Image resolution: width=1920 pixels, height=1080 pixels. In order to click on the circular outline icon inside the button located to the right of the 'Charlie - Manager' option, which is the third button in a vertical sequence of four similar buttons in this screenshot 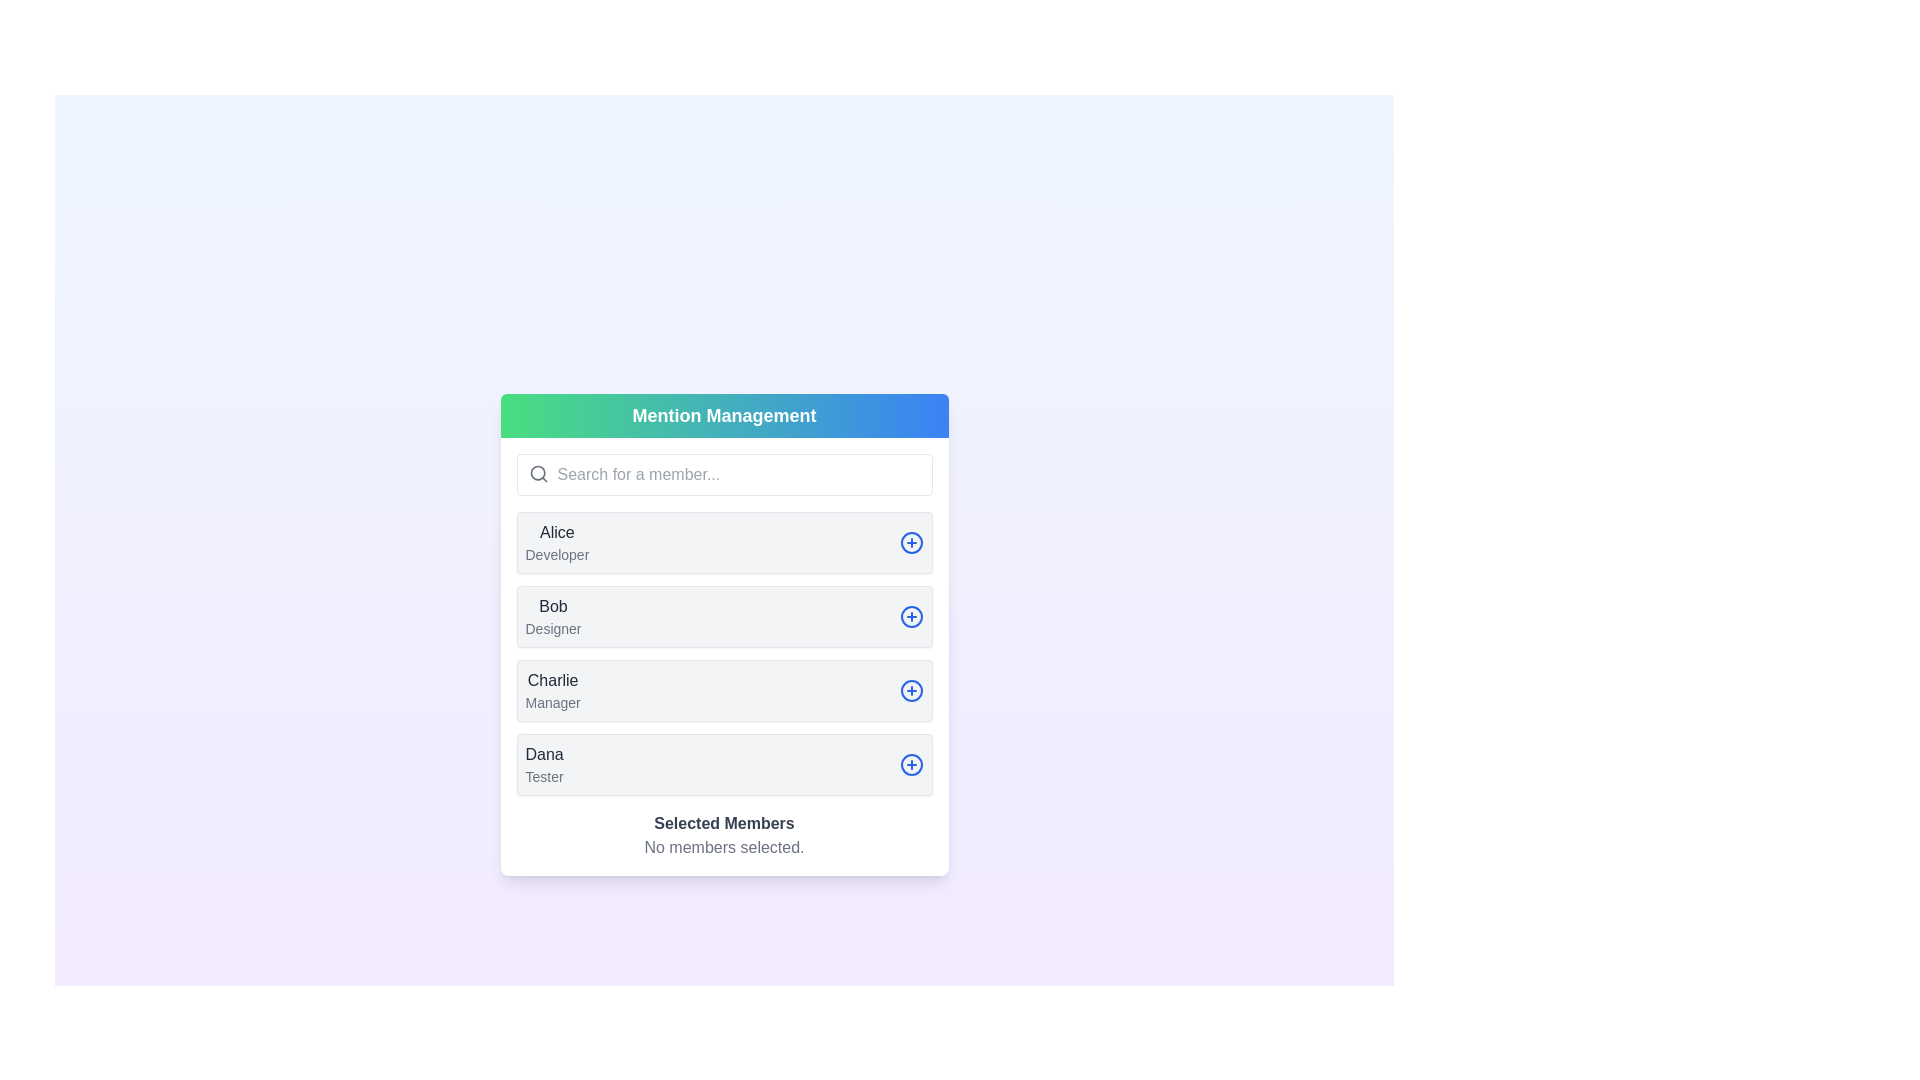, I will do `click(910, 689)`.